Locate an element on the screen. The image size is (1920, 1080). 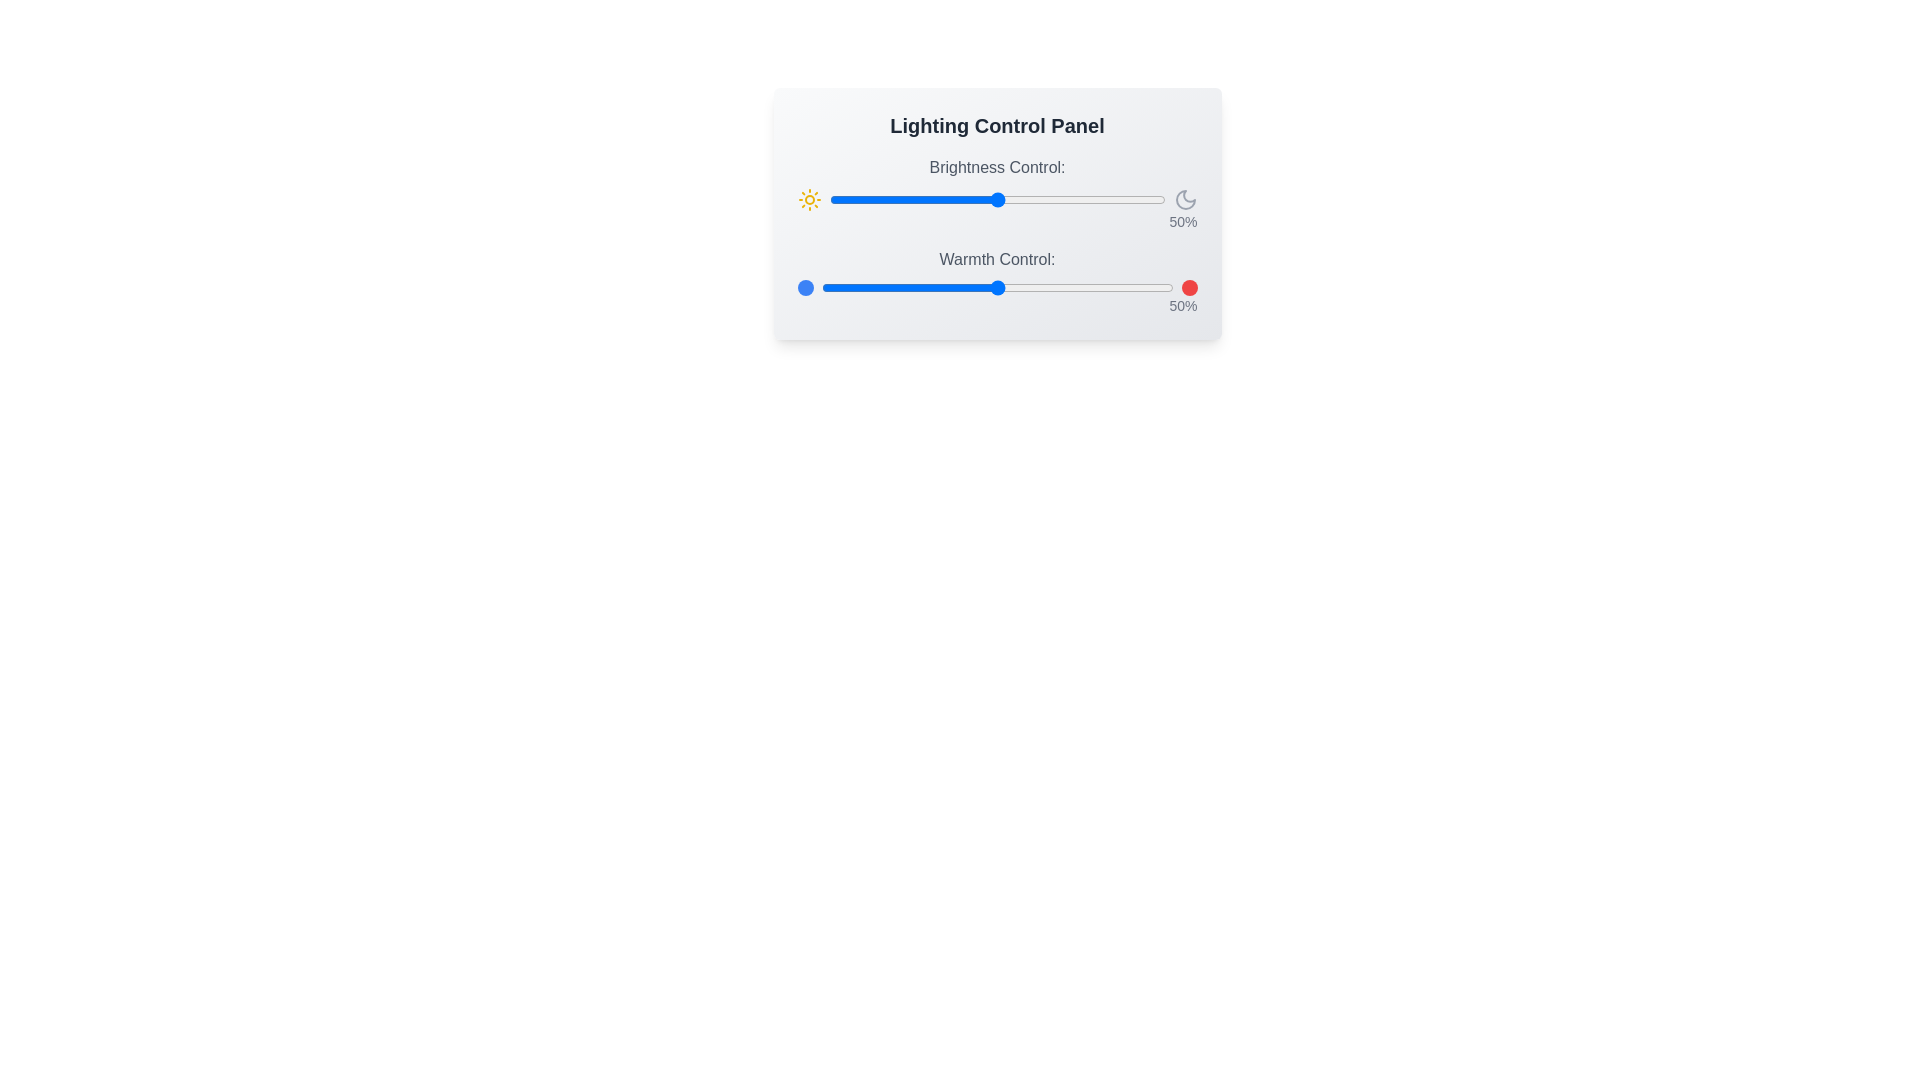
brightness is located at coordinates (1000, 200).